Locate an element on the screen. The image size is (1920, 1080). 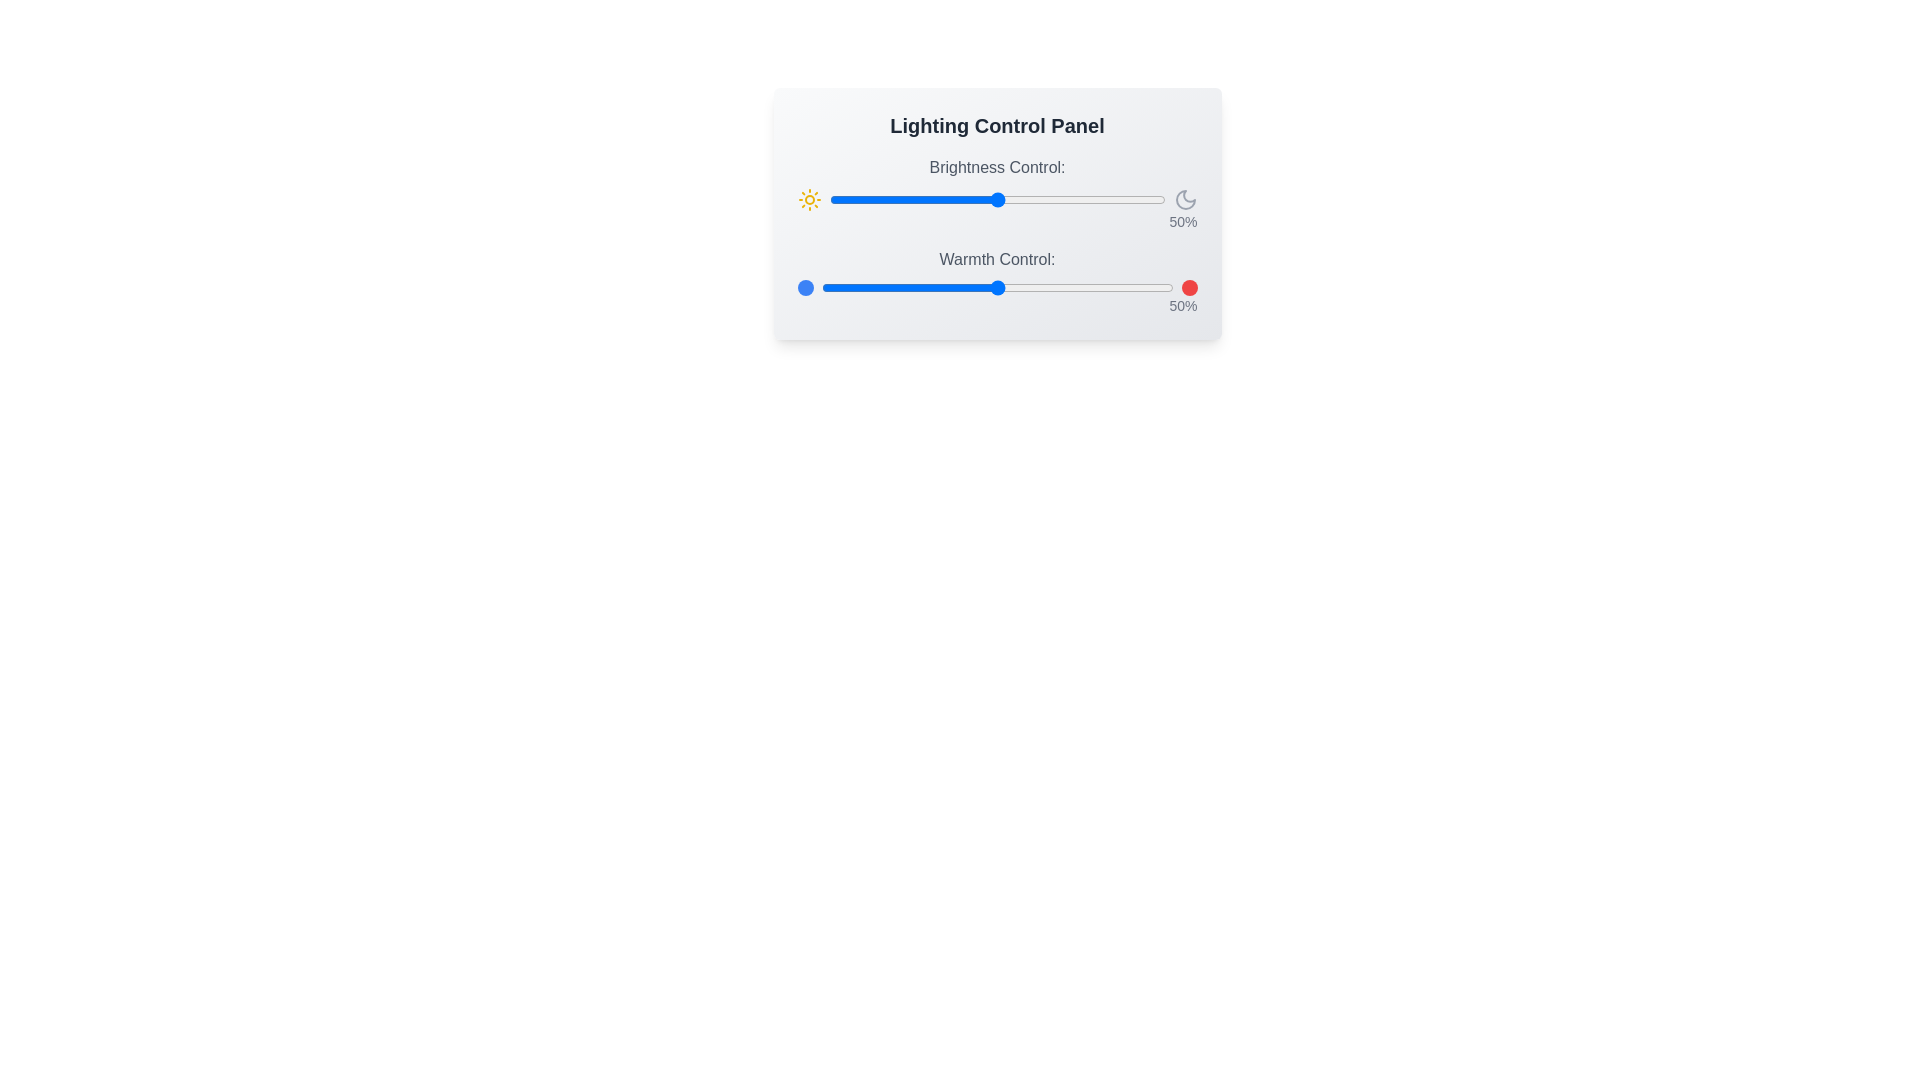
brightness is located at coordinates (1000, 200).